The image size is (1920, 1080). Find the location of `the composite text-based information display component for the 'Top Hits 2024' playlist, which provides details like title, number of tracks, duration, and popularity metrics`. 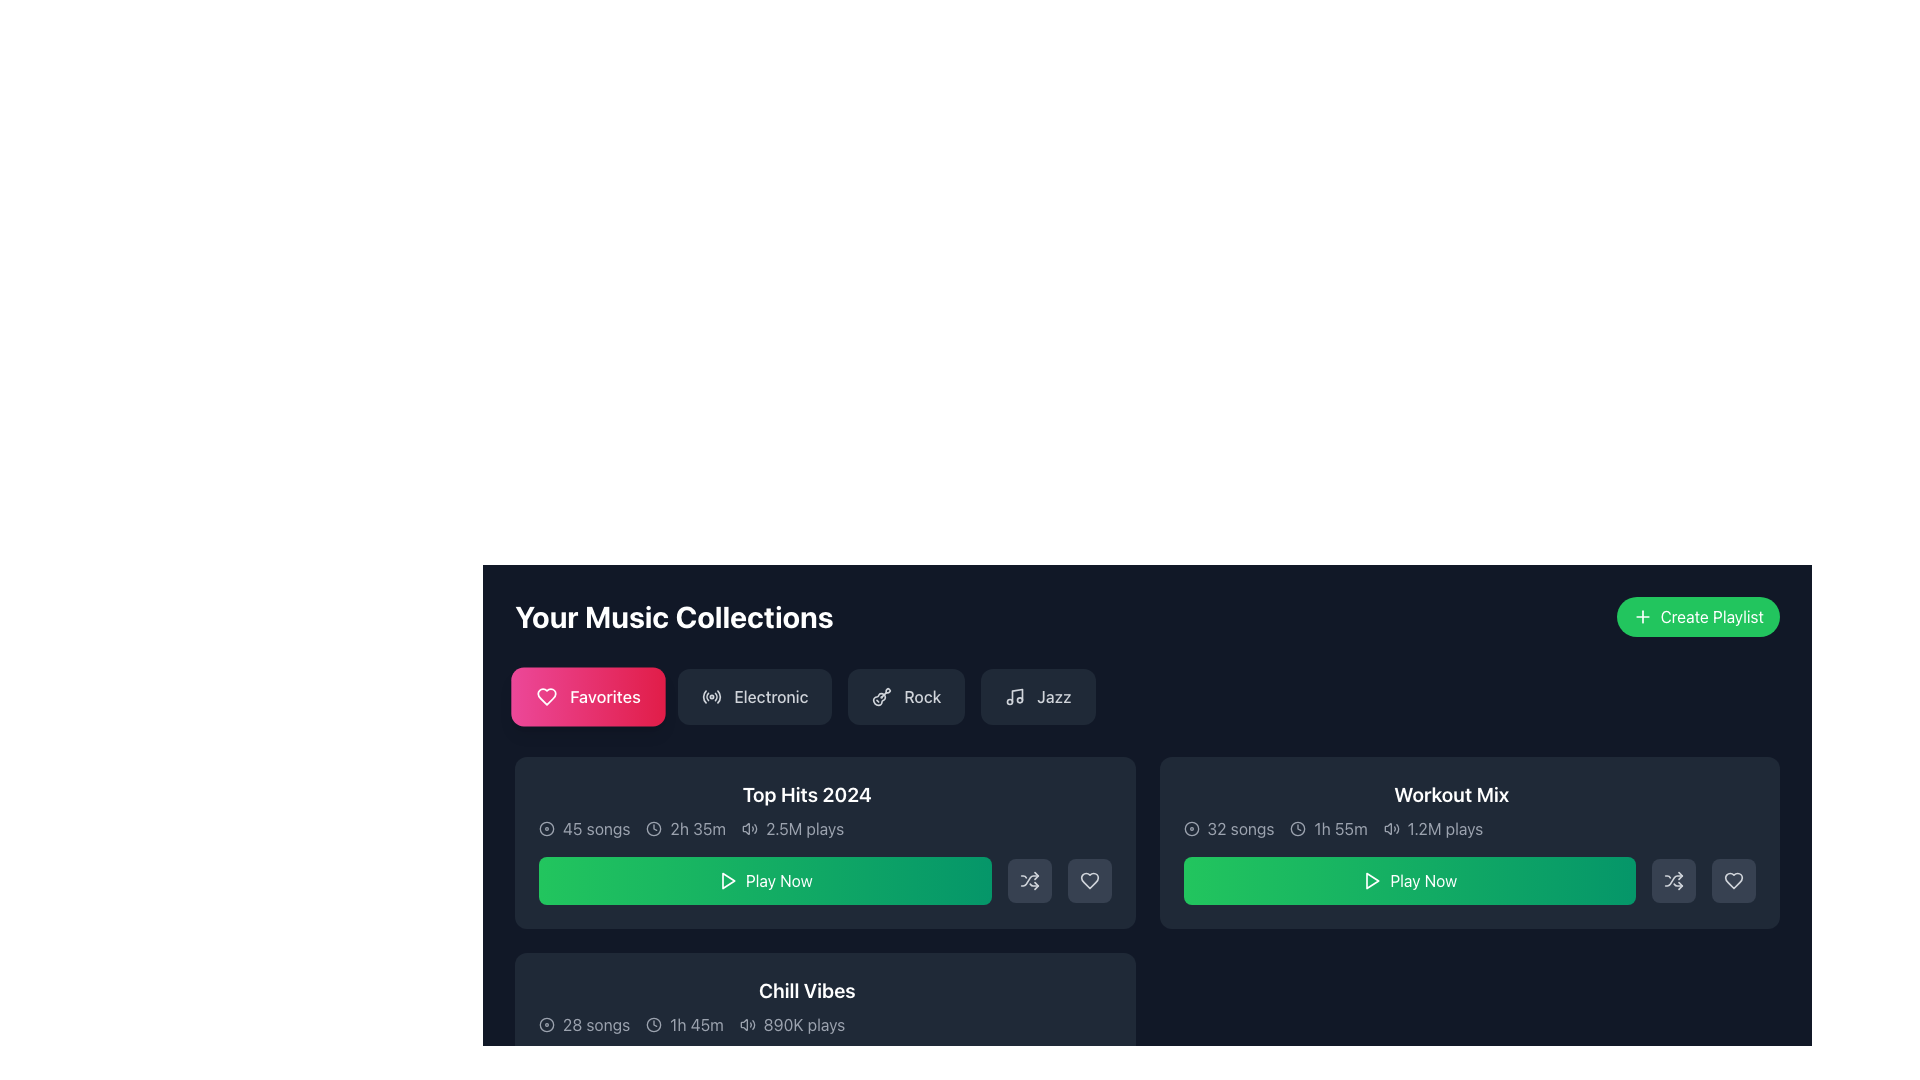

the composite text-based information display component for the 'Top Hits 2024' playlist, which provides details like title, number of tracks, duration, and popularity metrics is located at coordinates (825, 810).